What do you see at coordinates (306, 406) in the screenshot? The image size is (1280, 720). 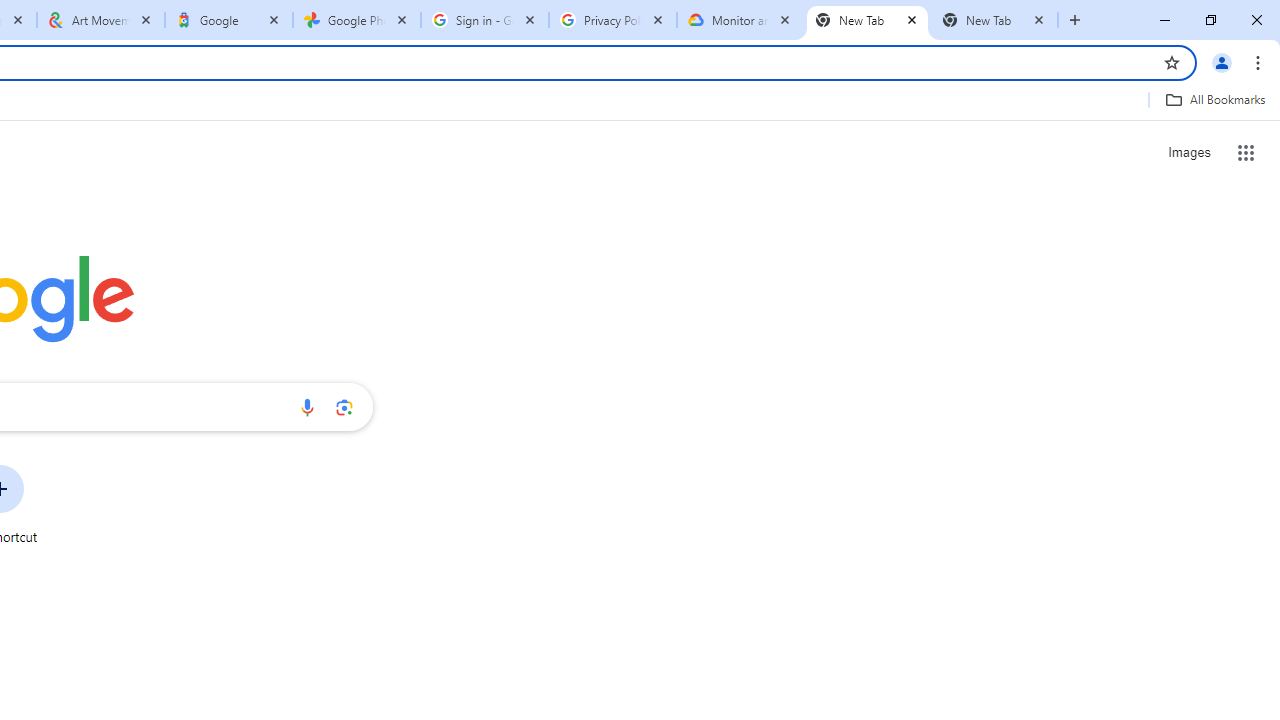 I see `'Search by voice'` at bounding box center [306, 406].